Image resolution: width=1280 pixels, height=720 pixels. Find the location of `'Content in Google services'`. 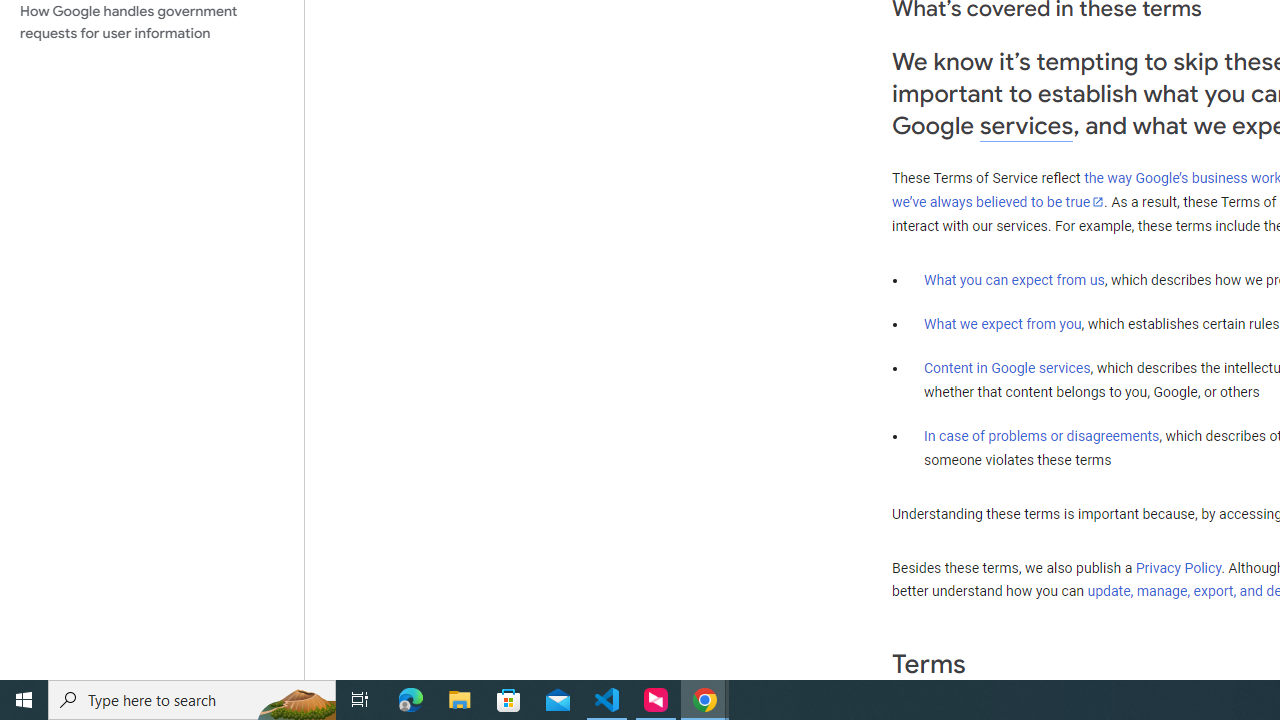

'Content in Google services' is located at coordinates (1007, 368).